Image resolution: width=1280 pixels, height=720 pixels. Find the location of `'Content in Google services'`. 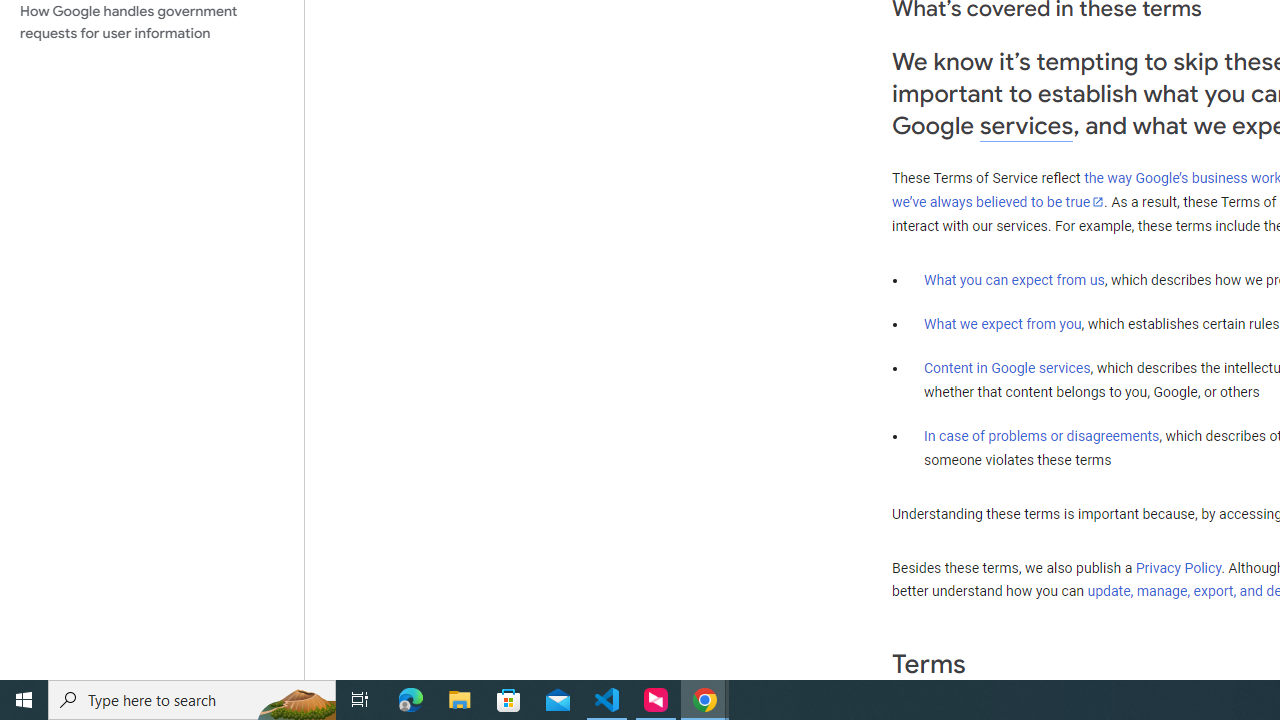

'Content in Google services' is located at coordinates (1007, 368).